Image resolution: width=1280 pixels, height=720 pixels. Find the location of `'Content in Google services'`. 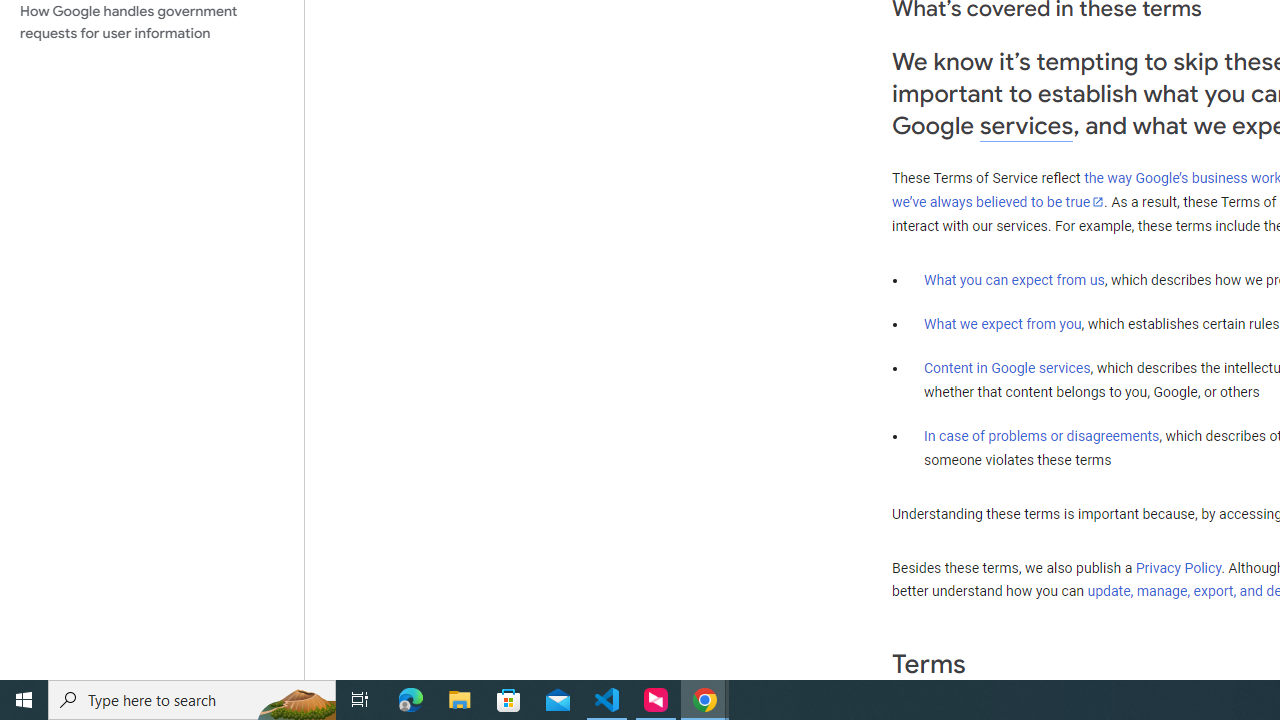

'Content in Google services' is located at coordinates (1007, 368).